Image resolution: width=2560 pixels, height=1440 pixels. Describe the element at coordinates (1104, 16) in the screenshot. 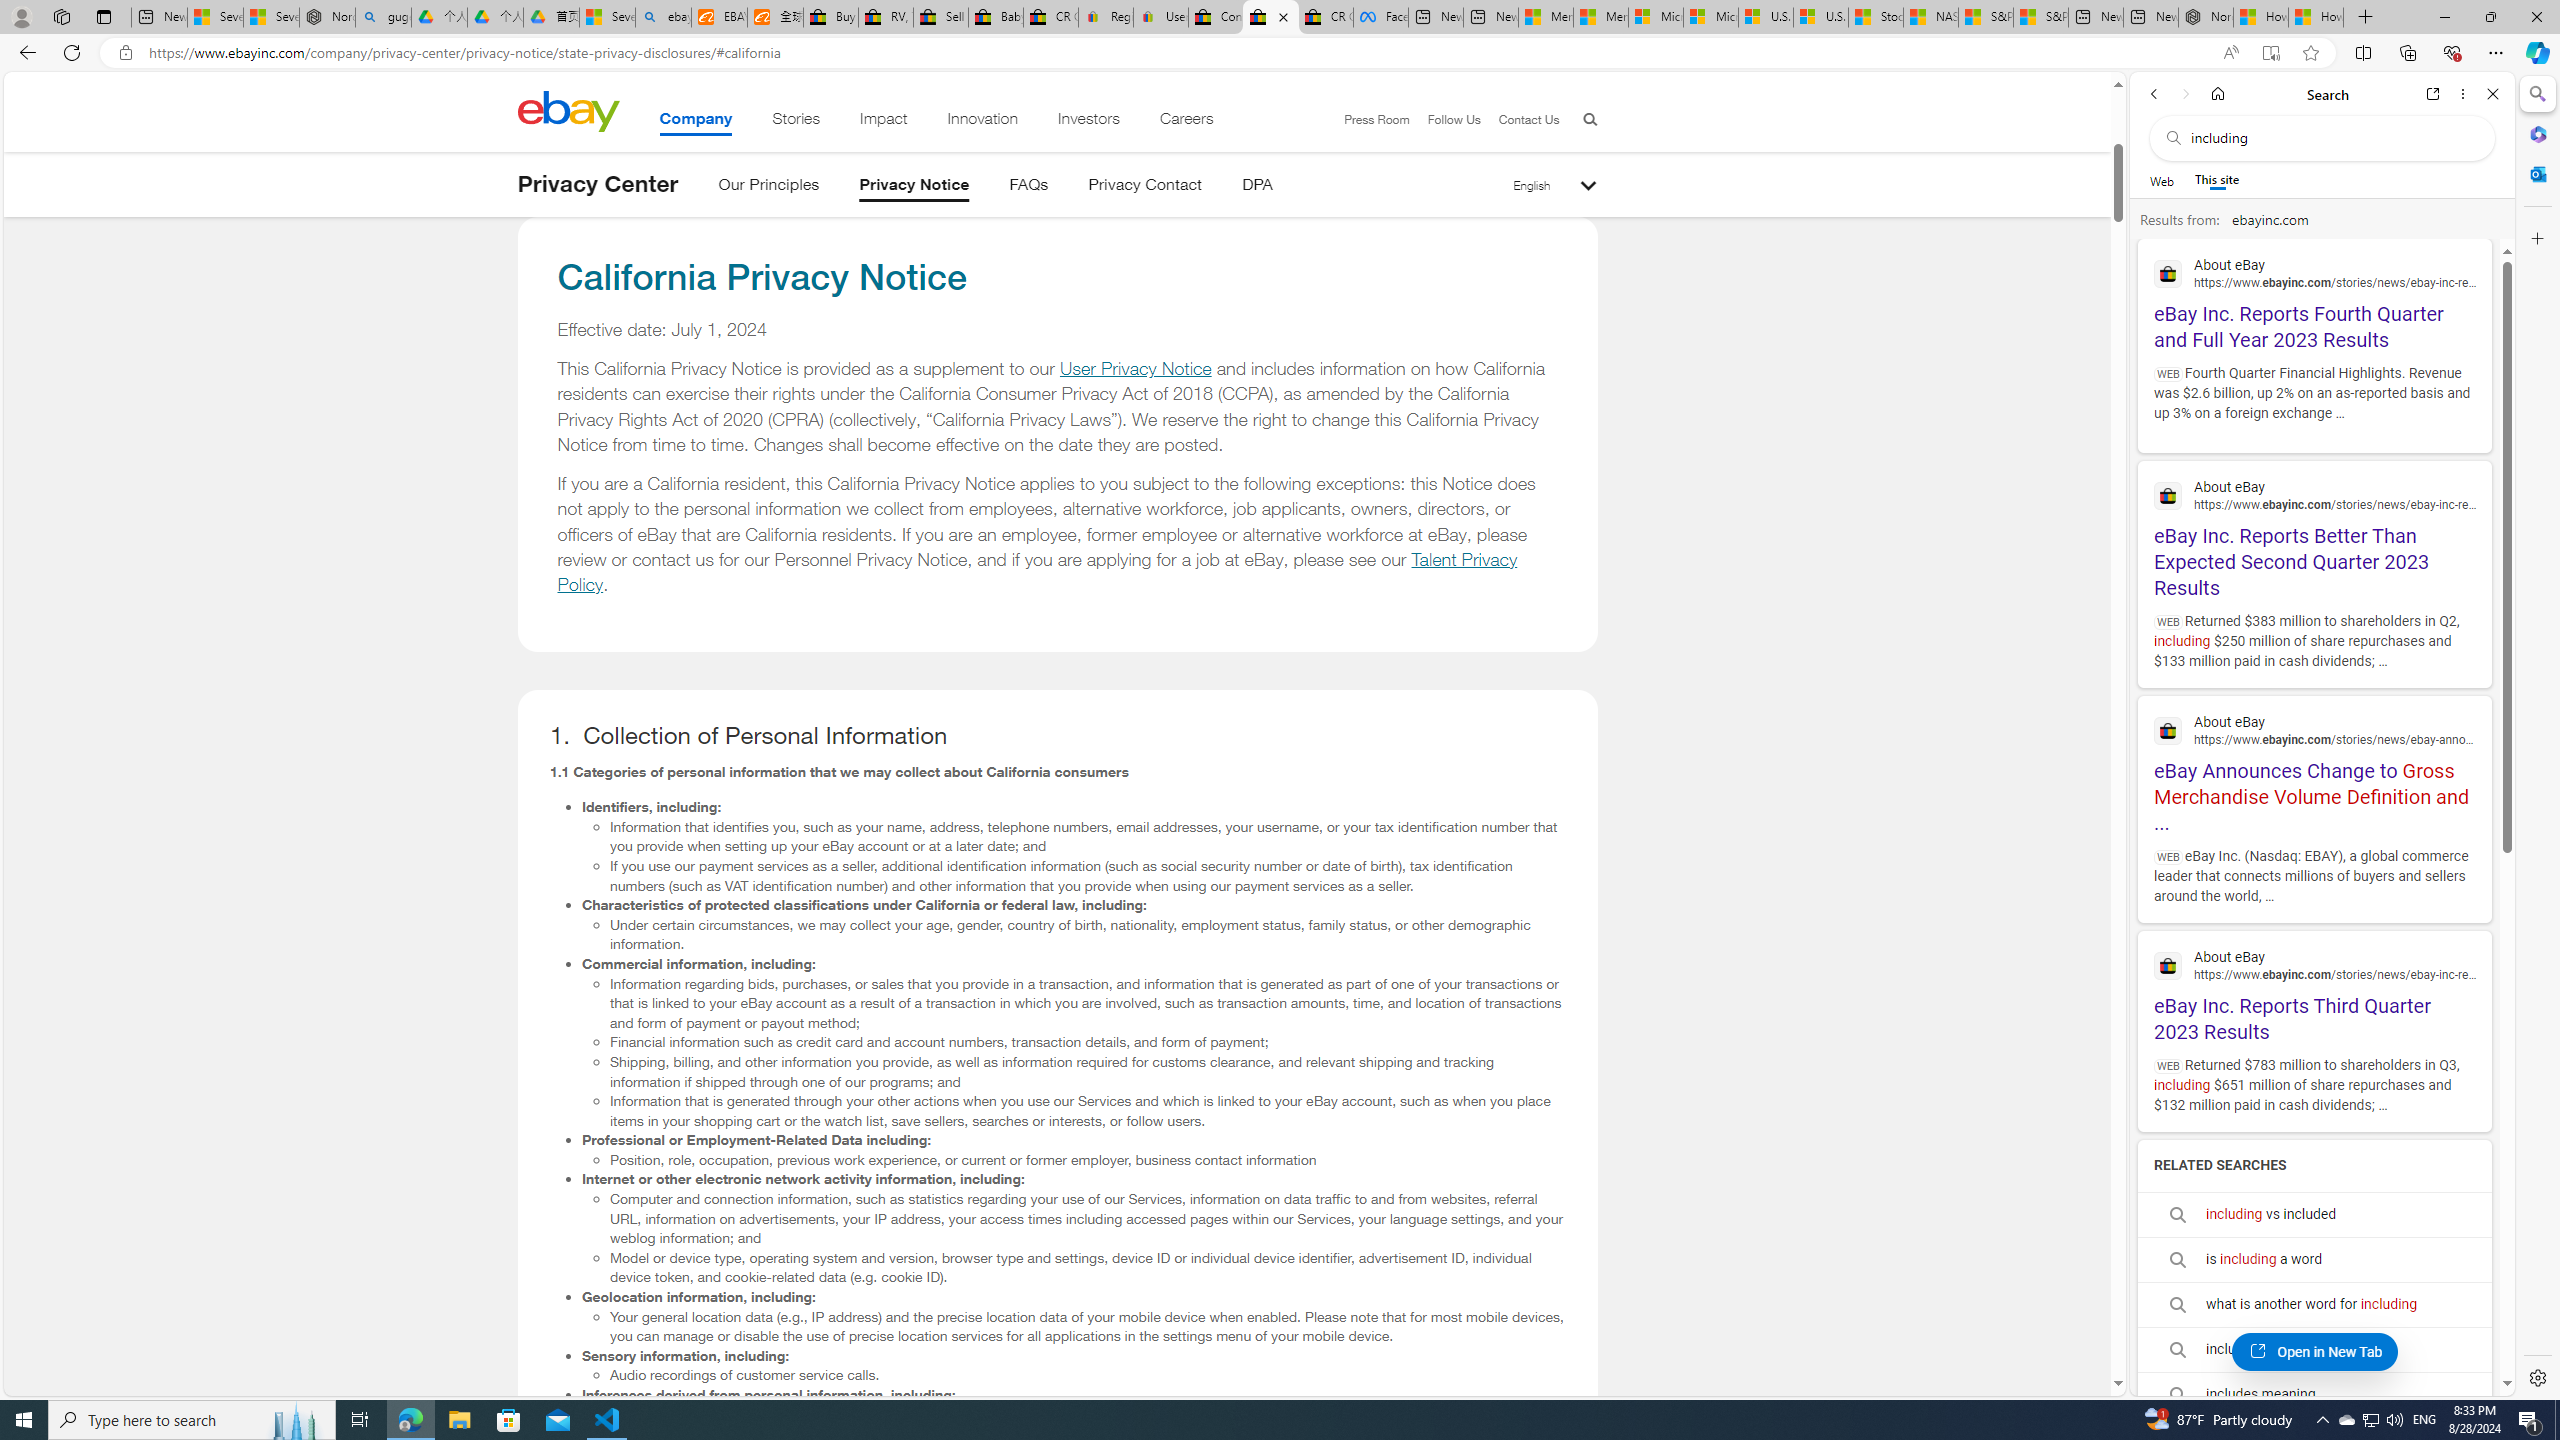

I see `'Register: Create a personal eBay account'` at that location.